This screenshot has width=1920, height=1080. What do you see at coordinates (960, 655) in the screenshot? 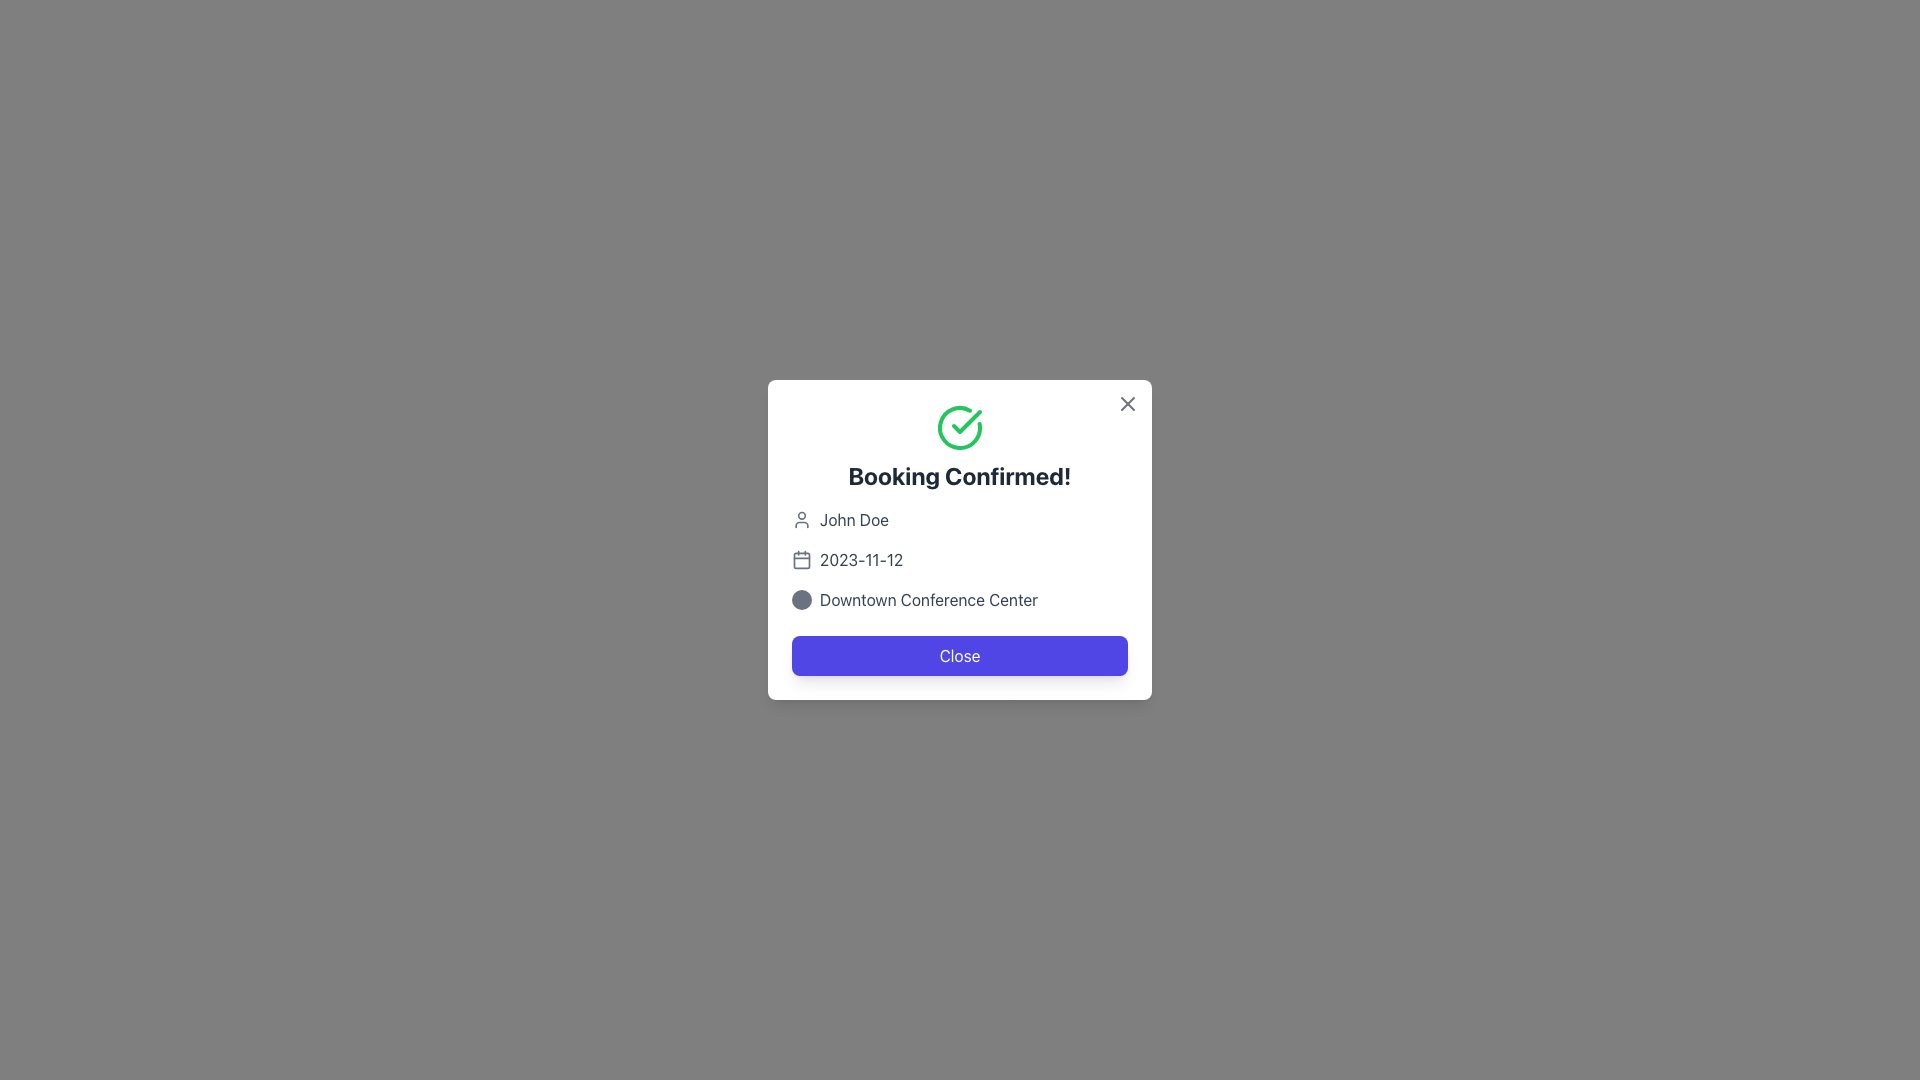
I see `the 'Close' button, which is a rectangular button with rounded corners, featuring white text on a purple background, located at the bottom of a pop-up window` at bounding box center [960, 655].